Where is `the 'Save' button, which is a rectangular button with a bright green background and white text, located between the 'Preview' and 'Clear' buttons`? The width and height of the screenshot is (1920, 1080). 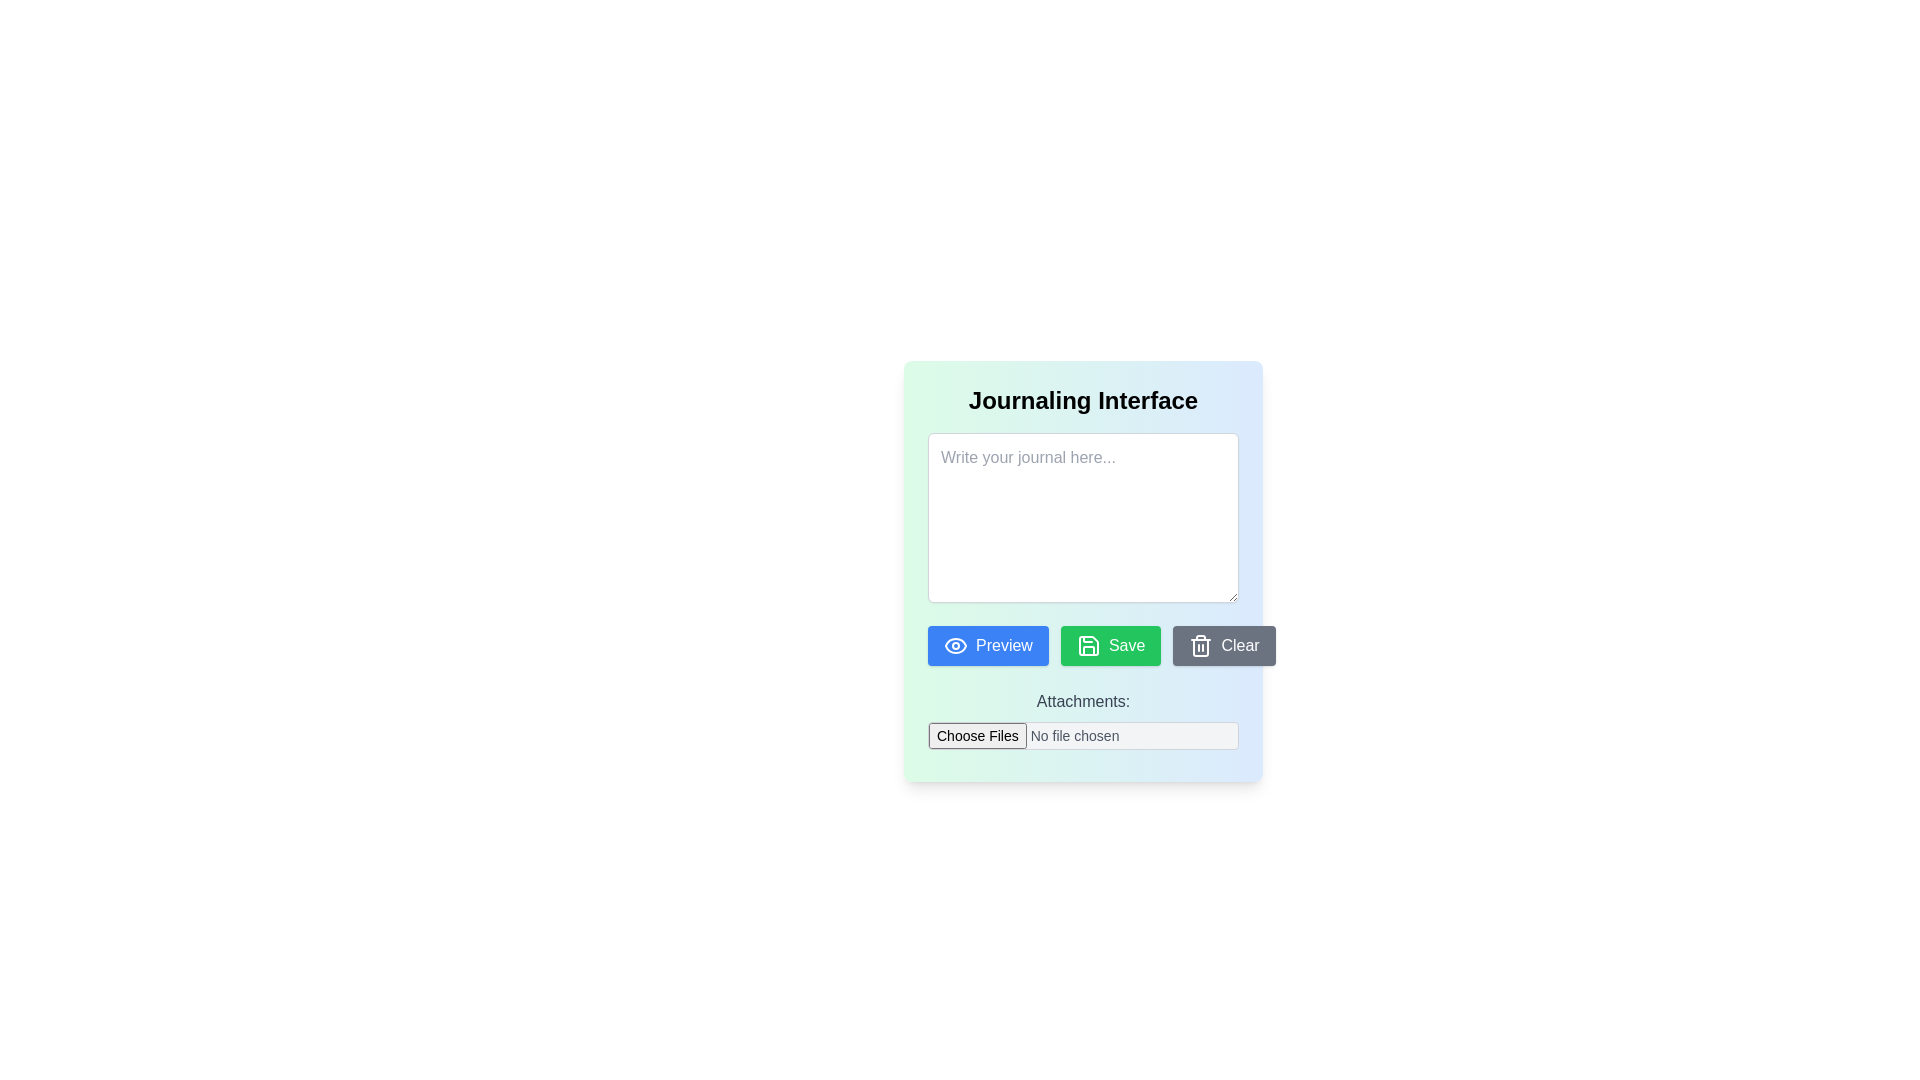 the 'Save' button, which is a rectangular button with a bright green background and white text, located between the 'Preview' and 'Clear' buttons is located at coordinates (1110, 645).